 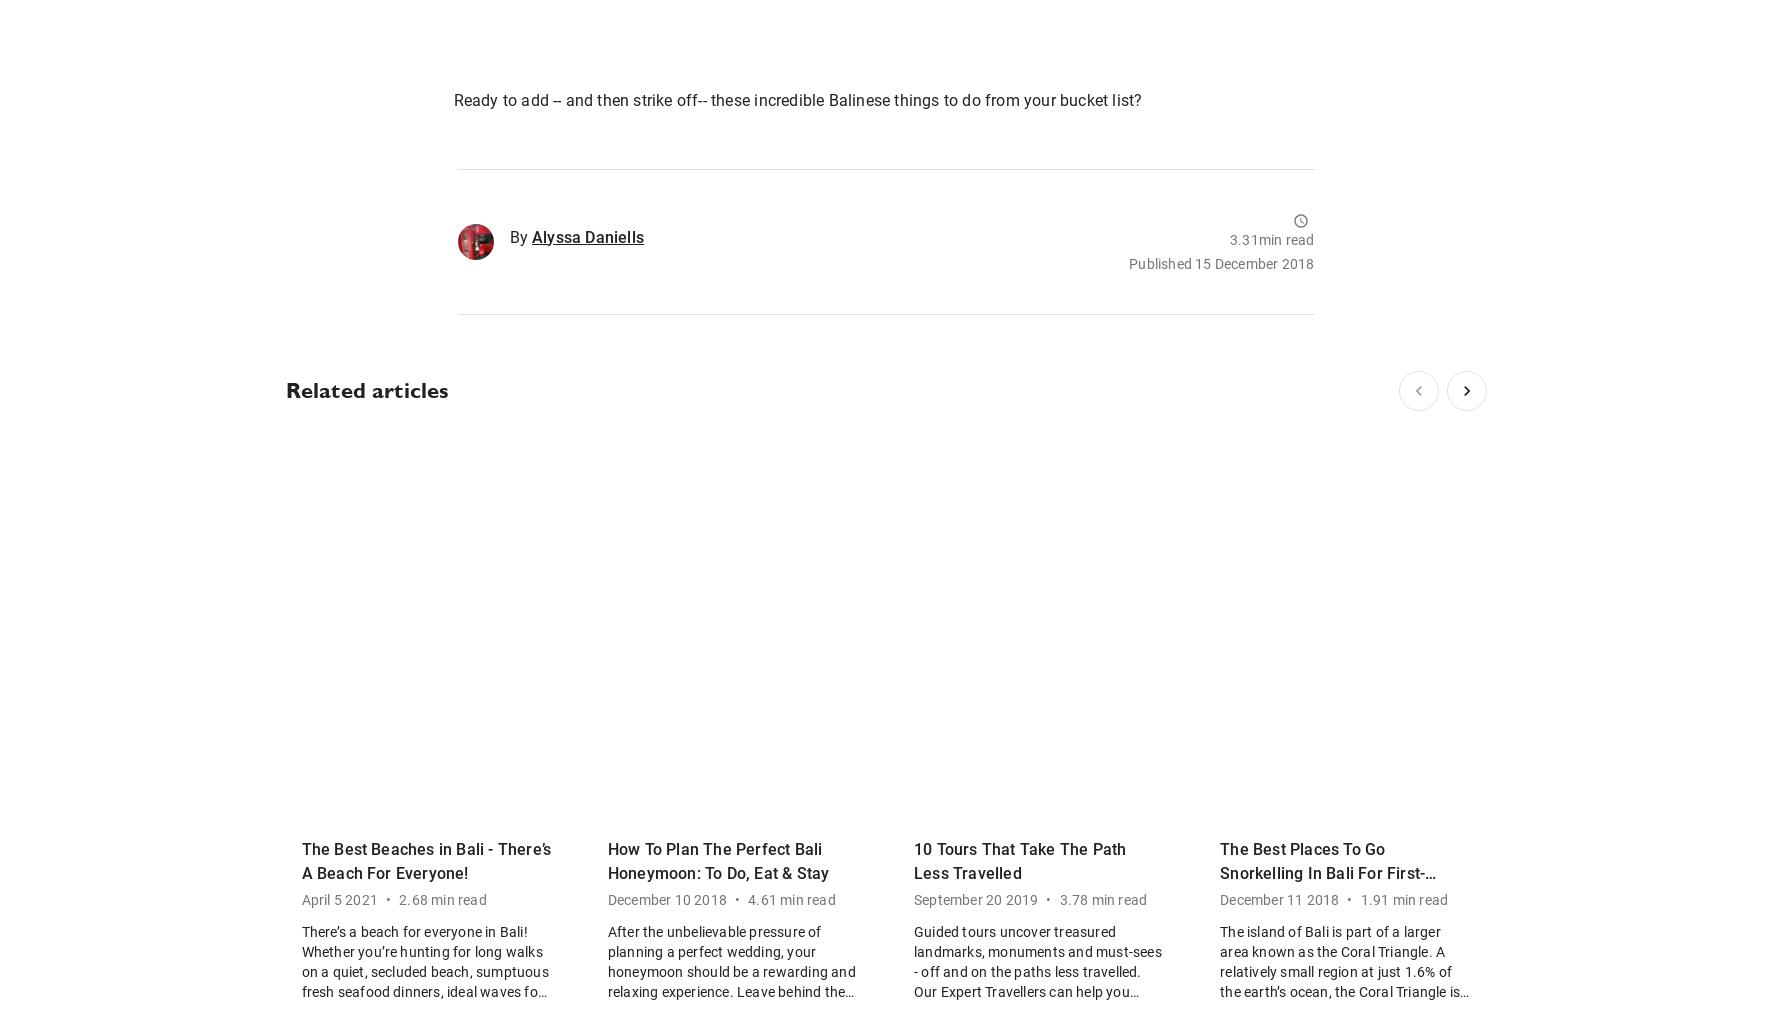 I want to click on '4.61 min read', so click(x=746, y=899).